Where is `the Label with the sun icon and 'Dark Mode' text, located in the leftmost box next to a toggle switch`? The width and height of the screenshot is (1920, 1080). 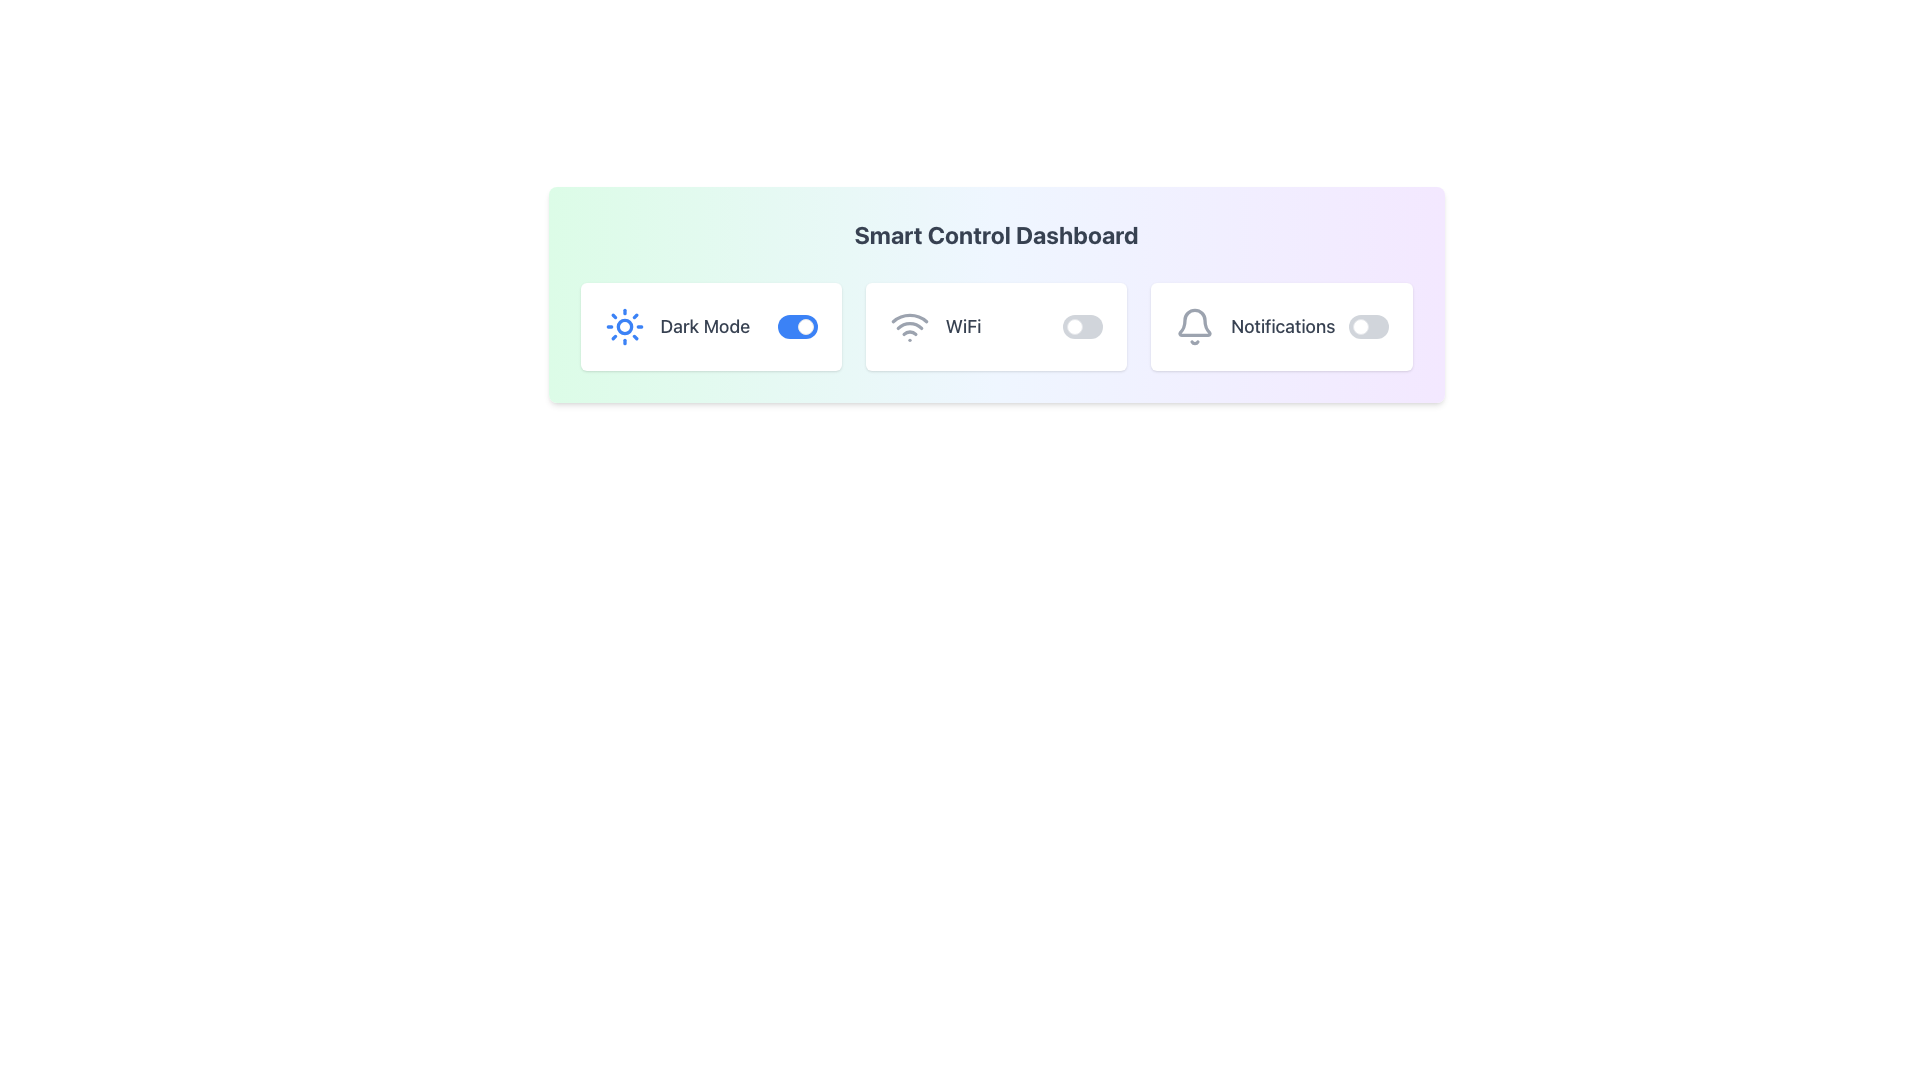
the Label with the sun icon and 'Dark Mode' text, located in the leftmost box next to a toggle switch is located at coordinates (677, 326).